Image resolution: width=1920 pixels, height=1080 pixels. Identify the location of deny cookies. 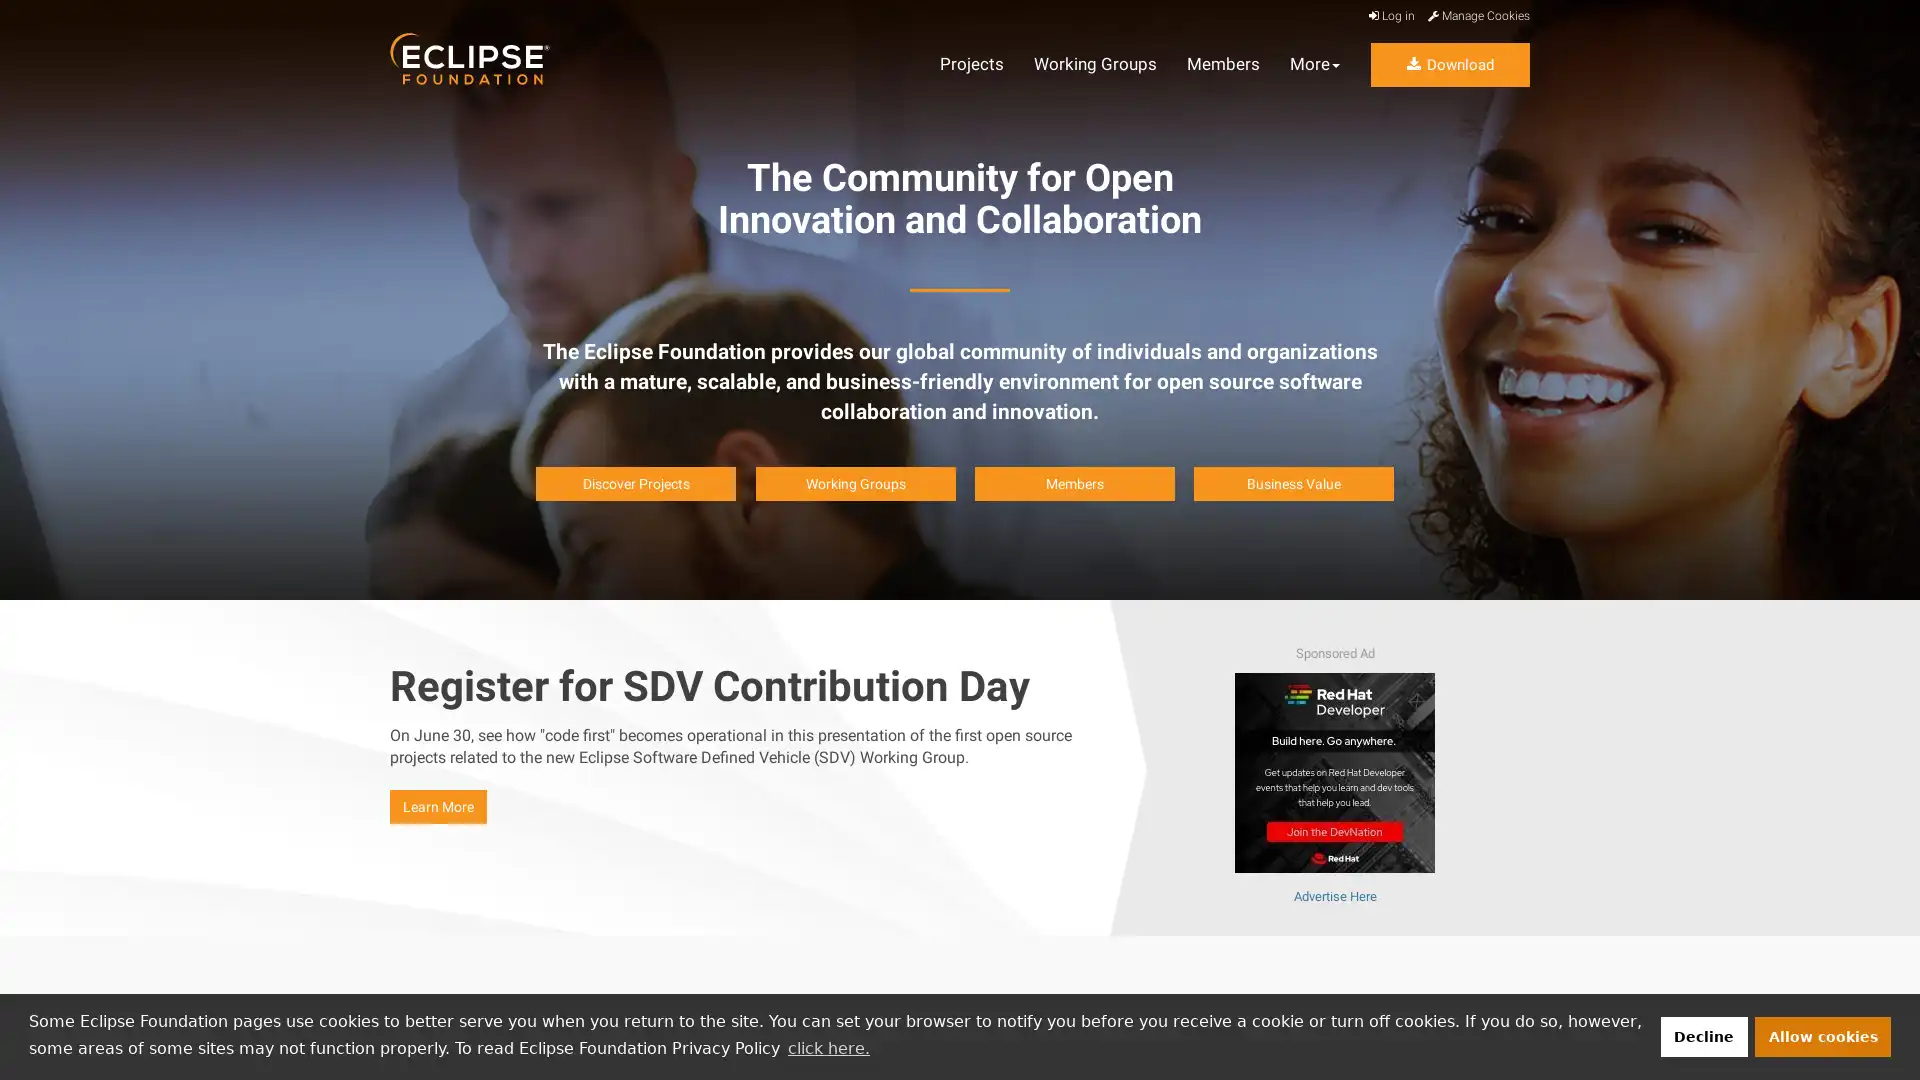
(1702, 1035).